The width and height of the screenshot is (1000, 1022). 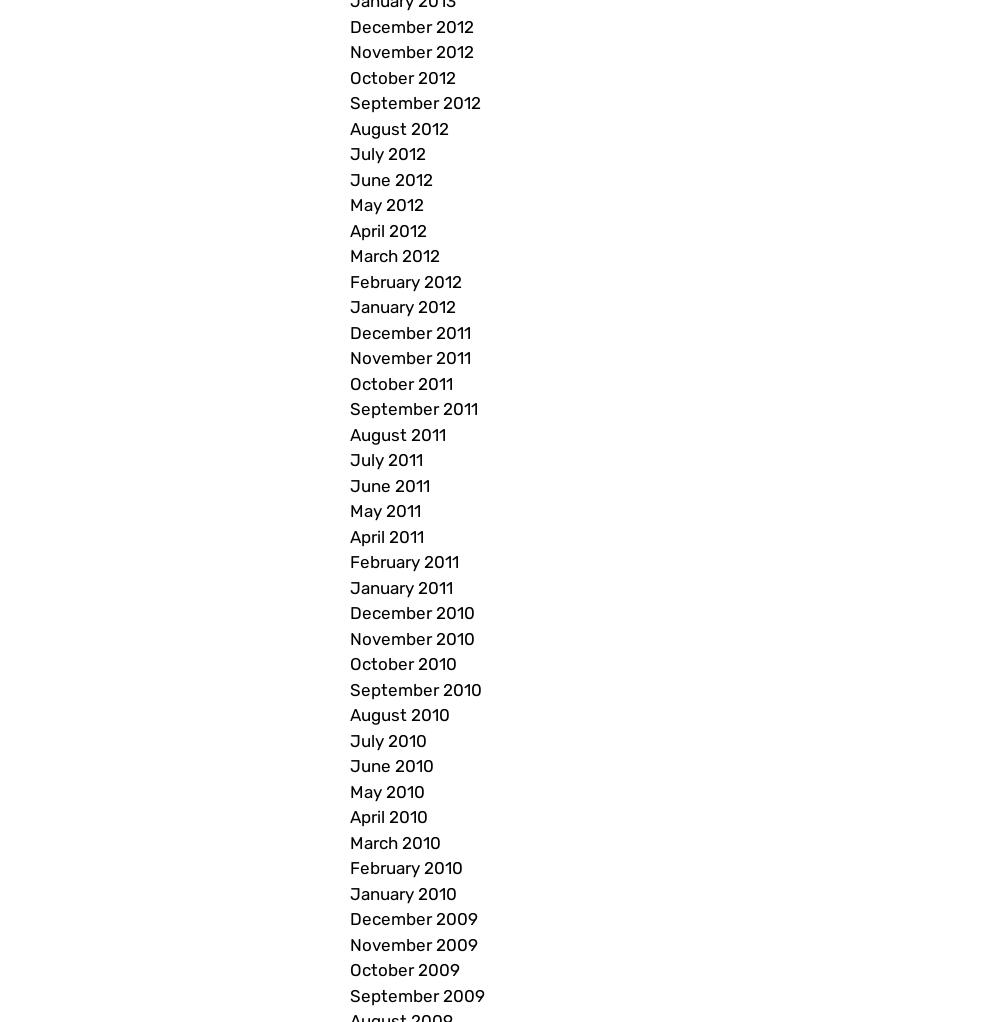 What do you see at coordinates (391, 177) in the screenshot?
I see `'June 2012'` at bounding box center [391, 177].